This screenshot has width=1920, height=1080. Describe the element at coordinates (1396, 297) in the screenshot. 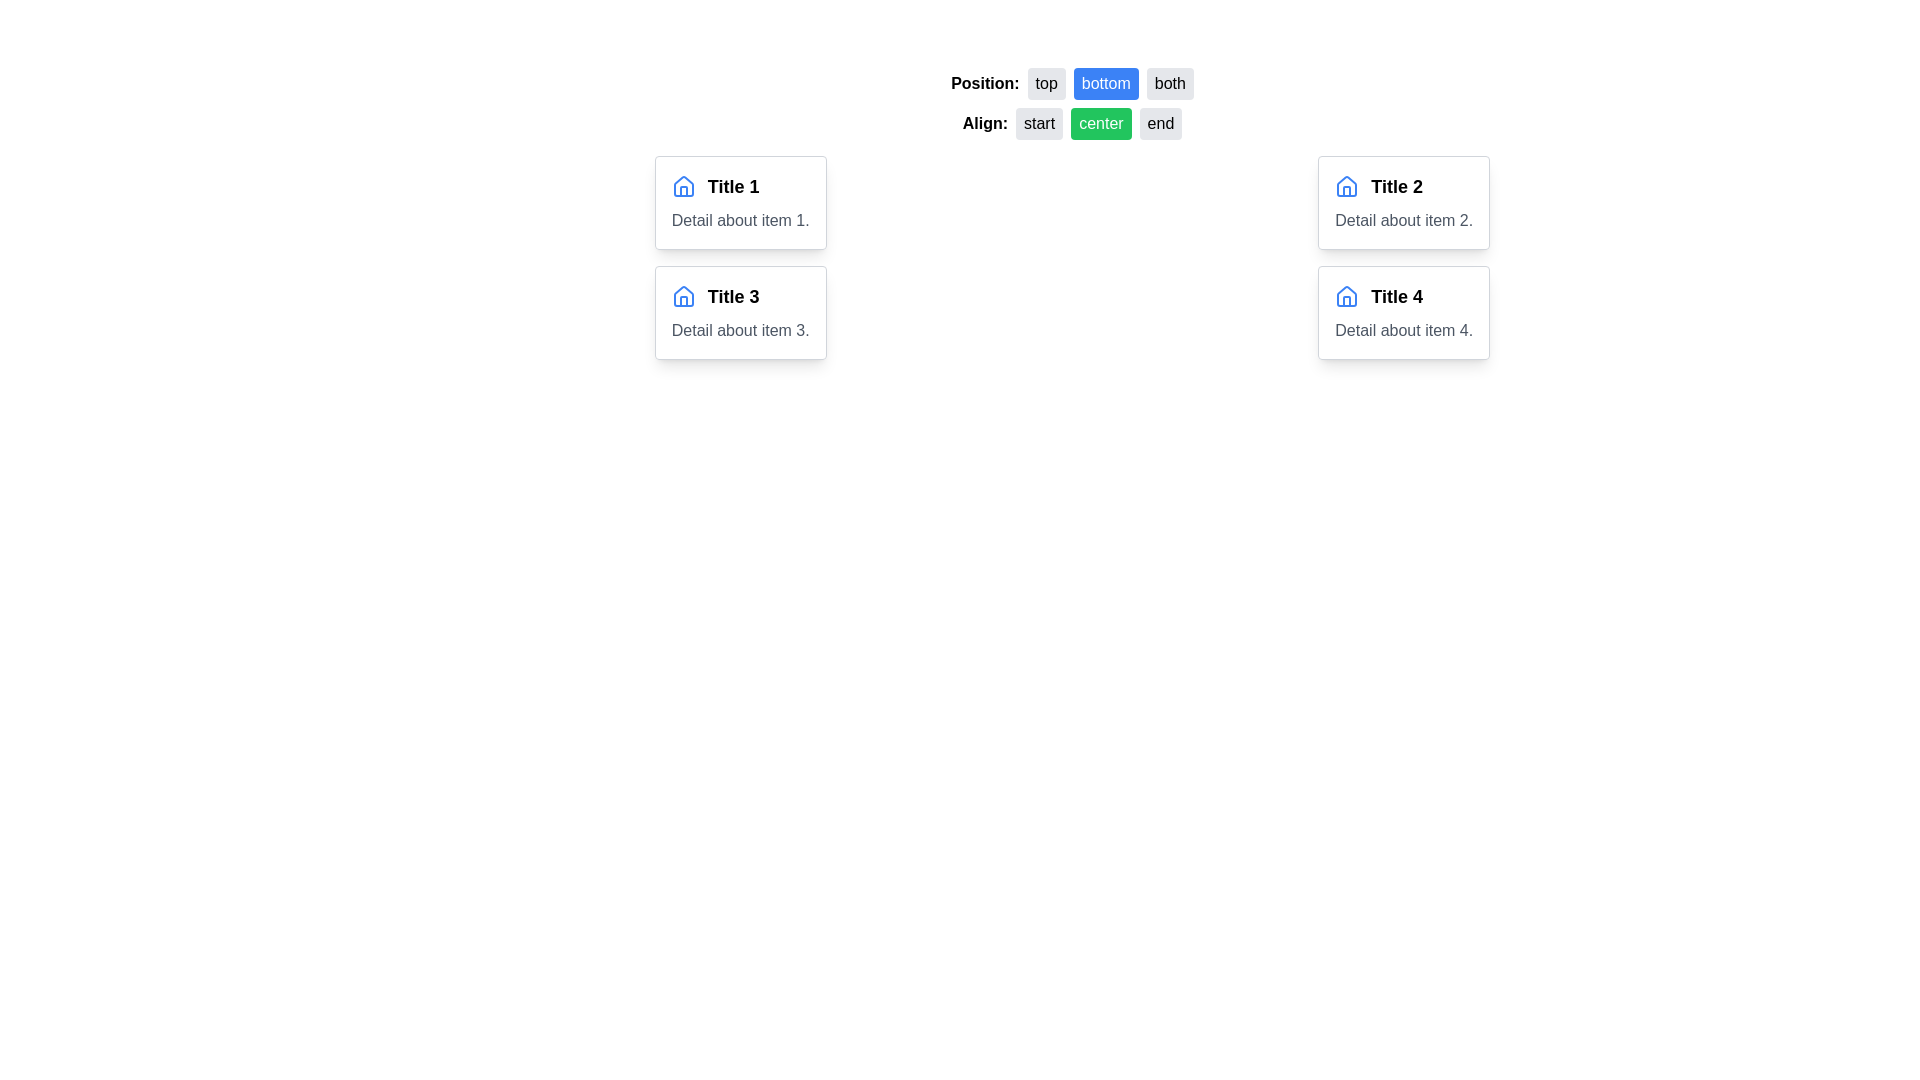

I see `the static text label reading 'Title 4', which is styled with a bold and large font, located in the second column and second row of the layout, below 'Title 2' and next to a house icon` at that location.